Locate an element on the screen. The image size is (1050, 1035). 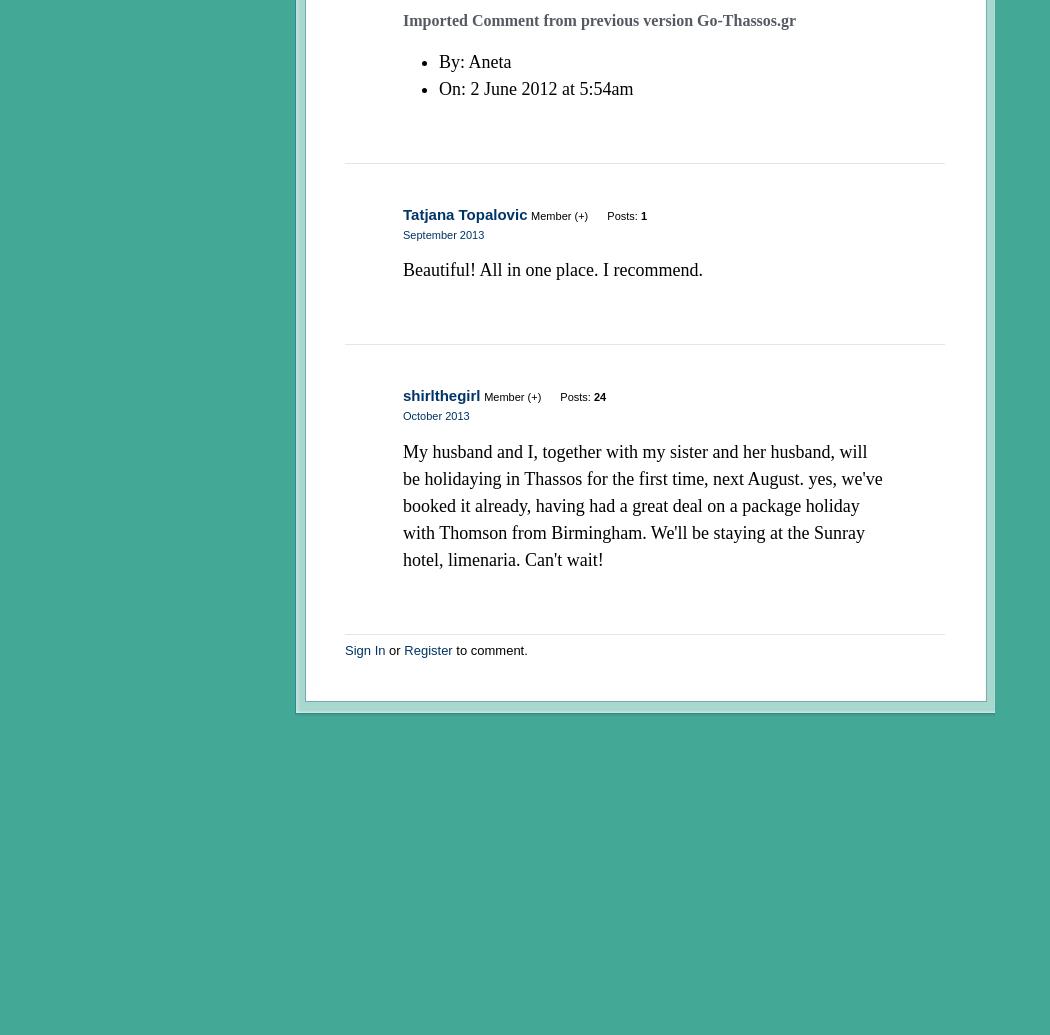
'1' is located at coordinates (642, 214).